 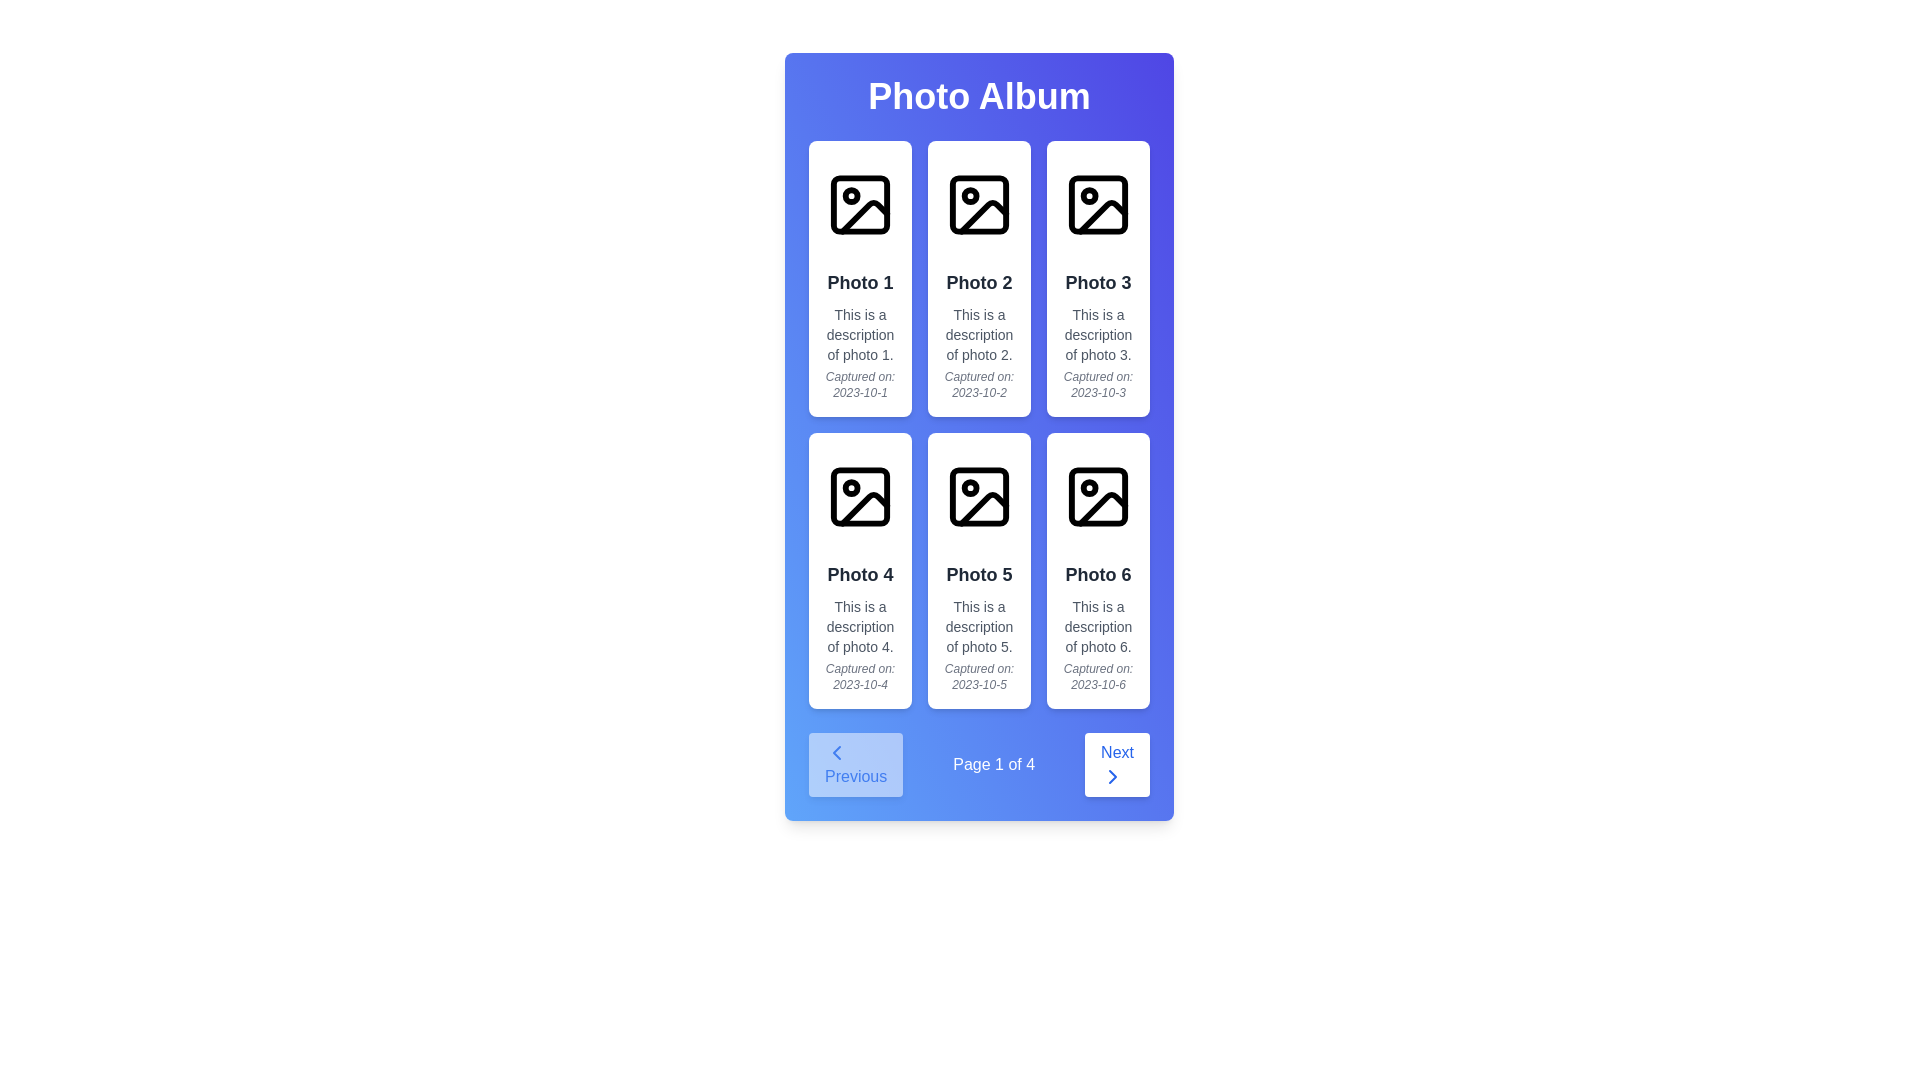 I want to click on the 'Next' navigation button, which contains a right-pointing chevron SVG icon, so click(x=1112, y=775).